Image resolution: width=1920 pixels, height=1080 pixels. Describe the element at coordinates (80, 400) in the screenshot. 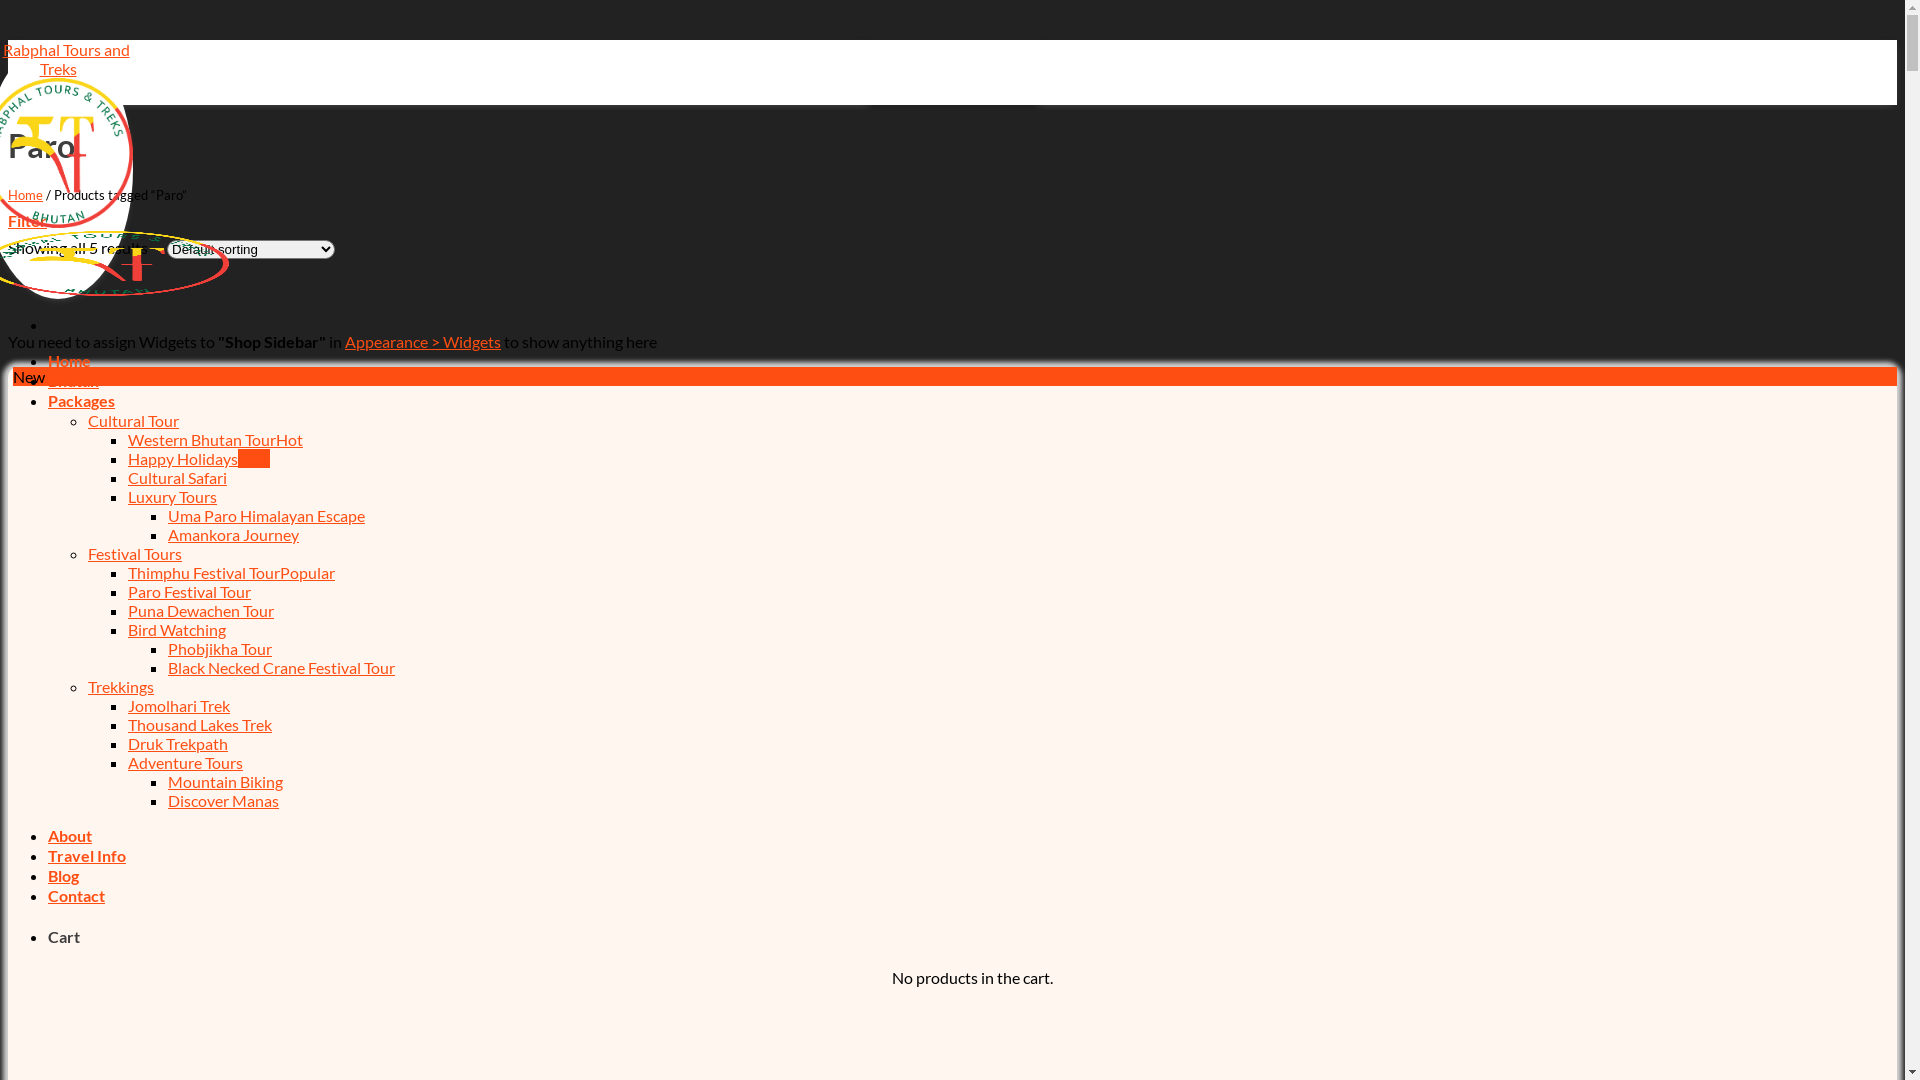

I see `'Packages'` at that location.